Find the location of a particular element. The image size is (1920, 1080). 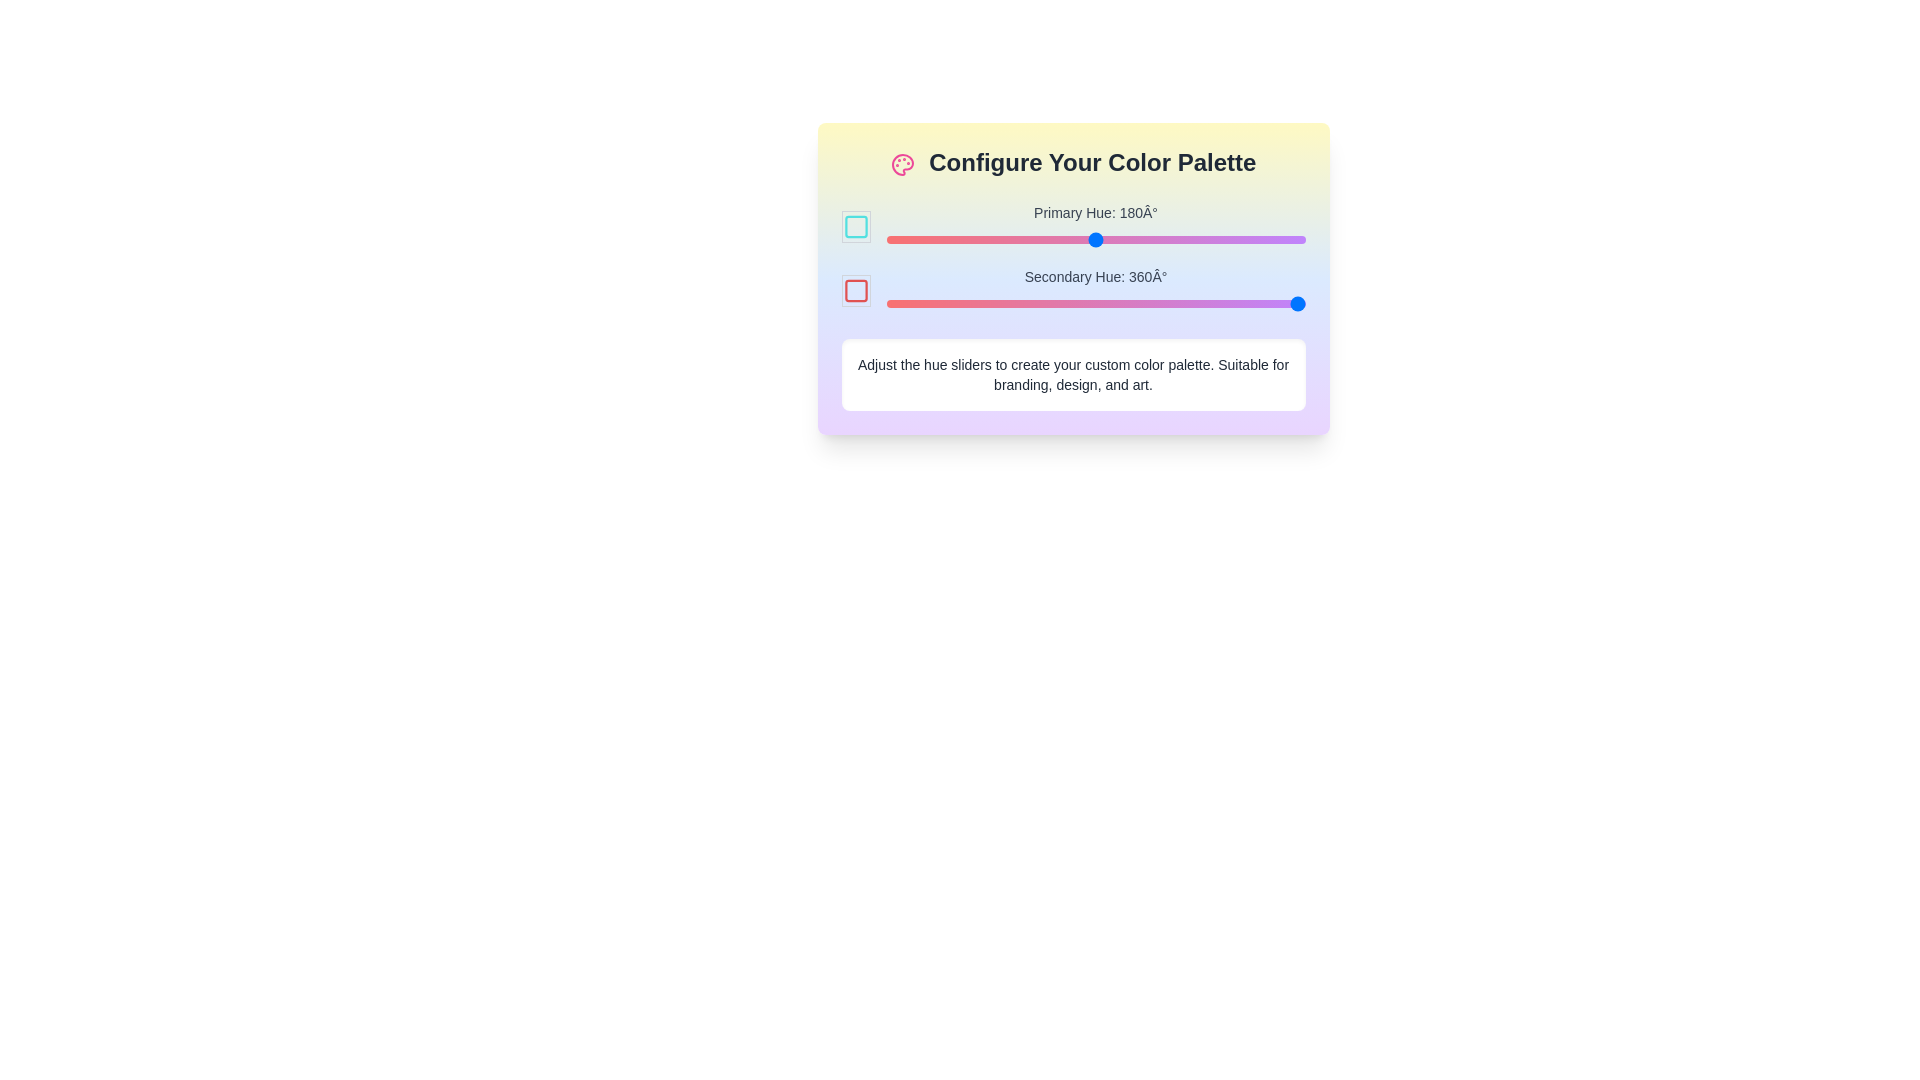

the gradient background area to inspect it is located at coordinates (1072, 278).